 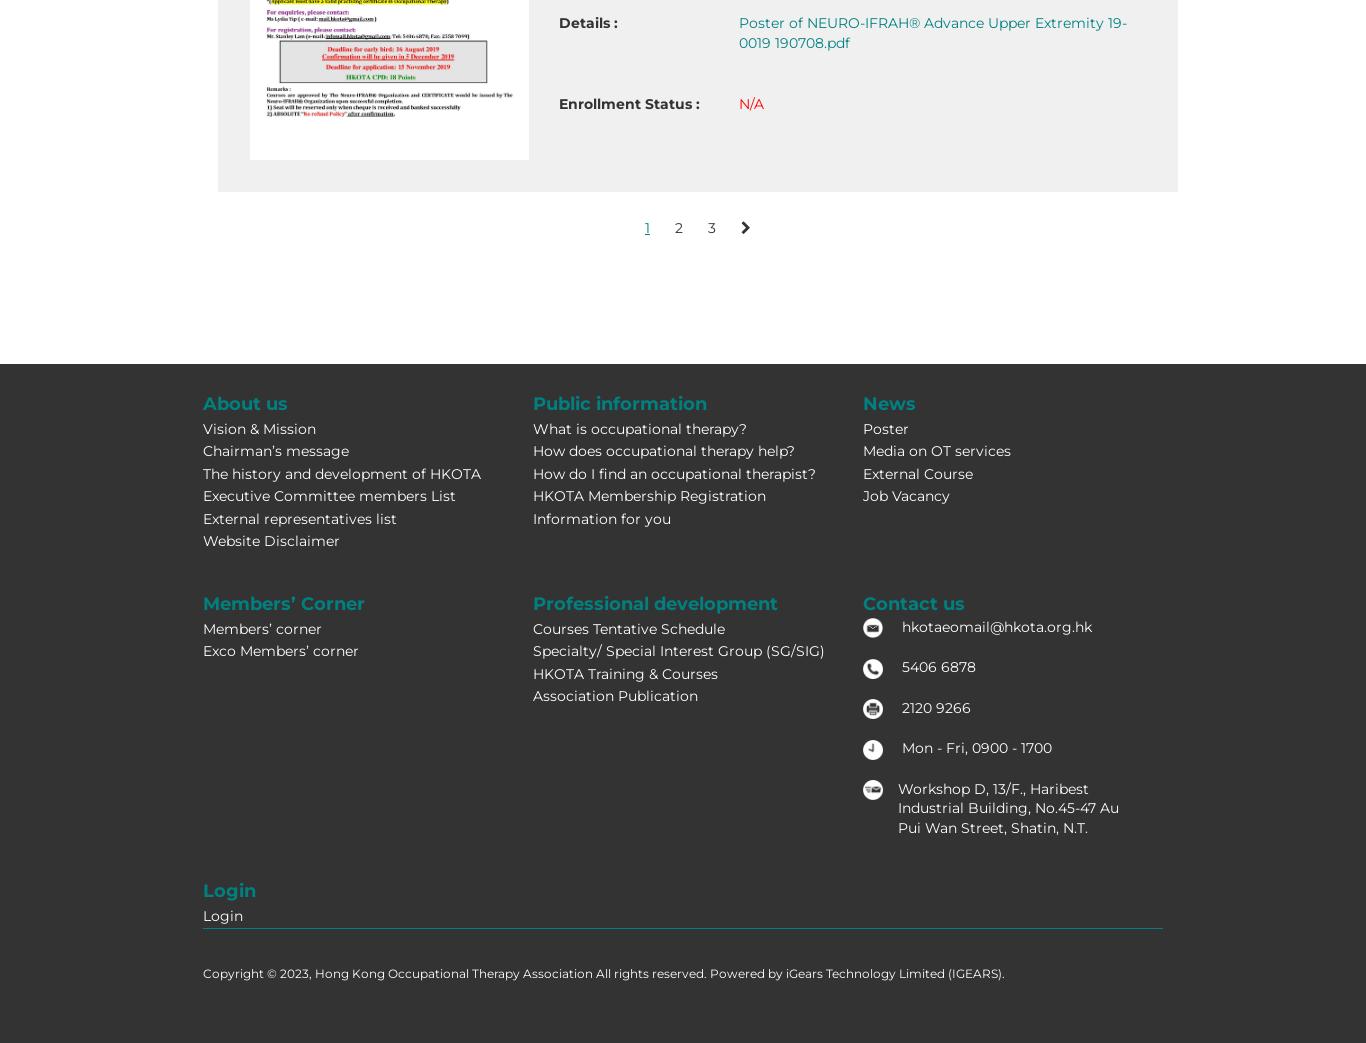 What do you see at coordinates (935, 665) in the screenshot?
I see `'5406 6878'` at bounding box center [935, 665].